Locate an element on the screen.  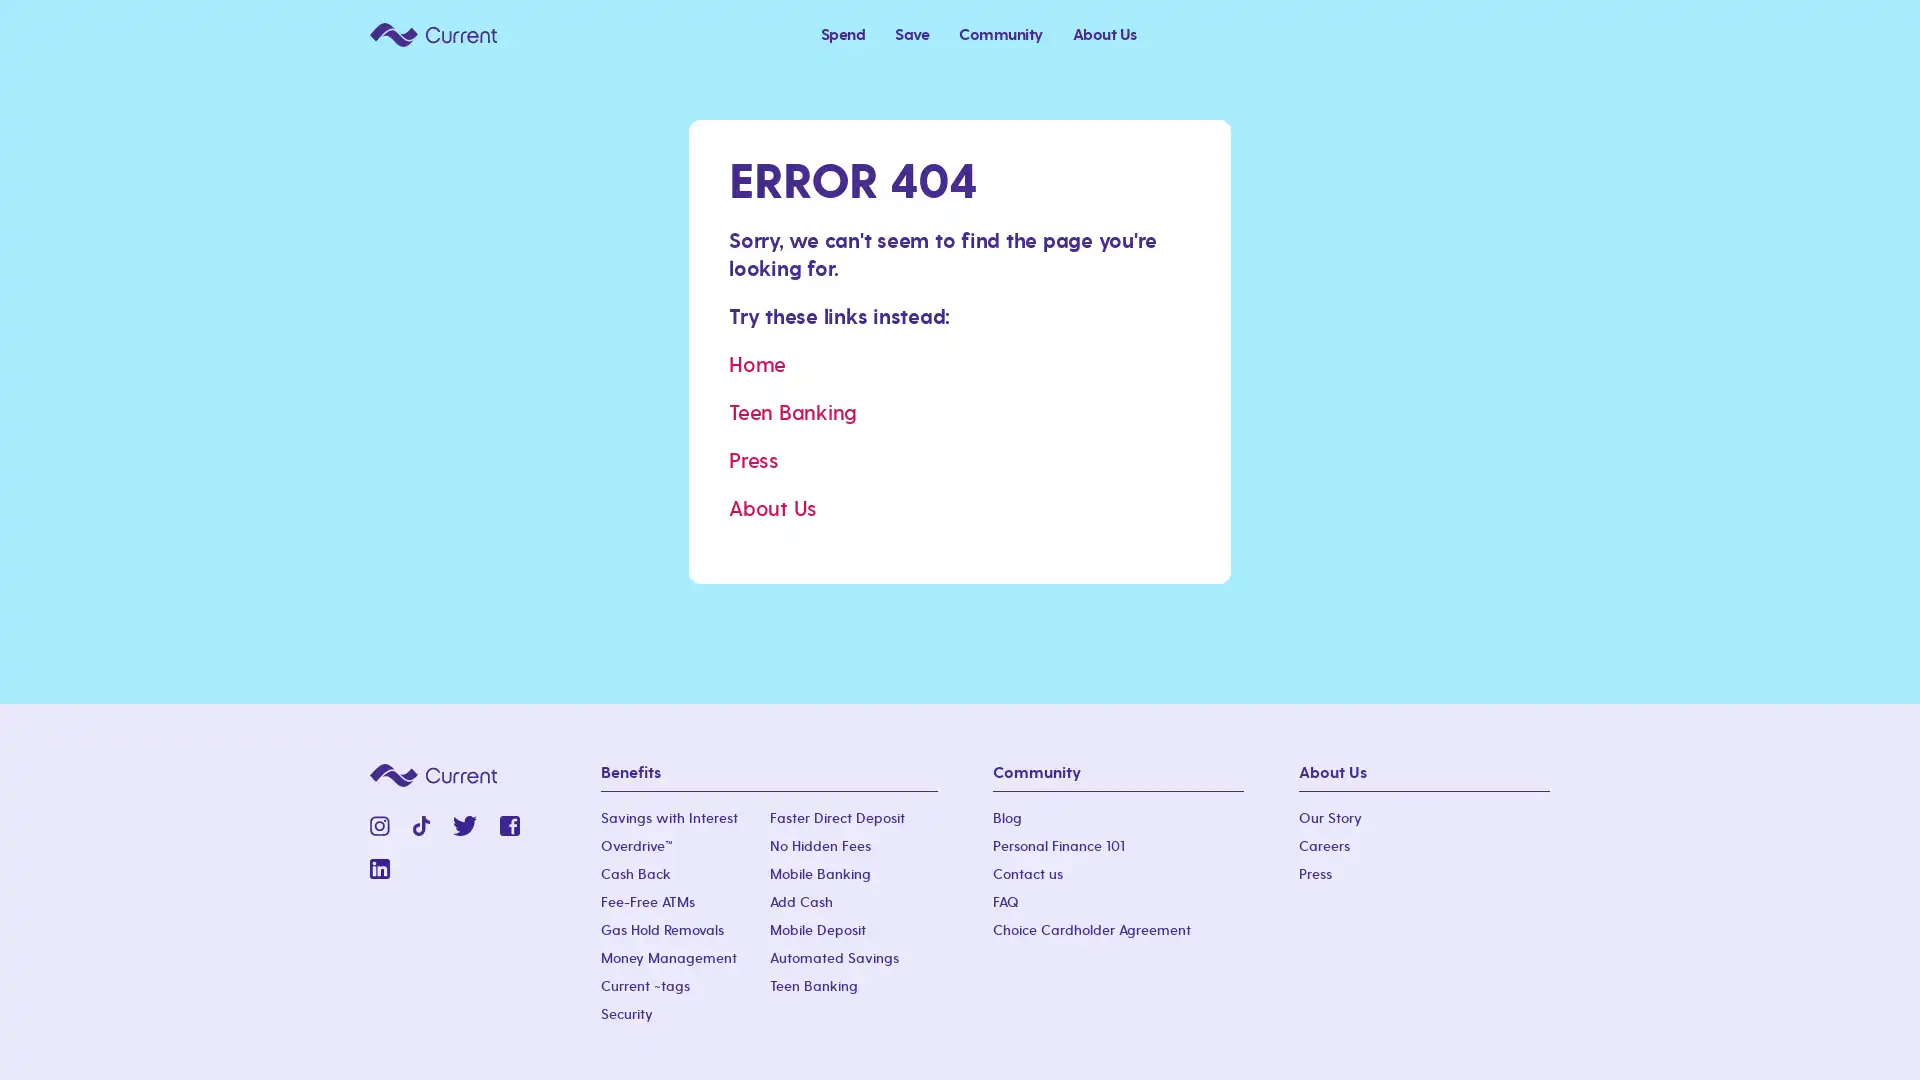
Blog is located at coordinates (1007, 818).